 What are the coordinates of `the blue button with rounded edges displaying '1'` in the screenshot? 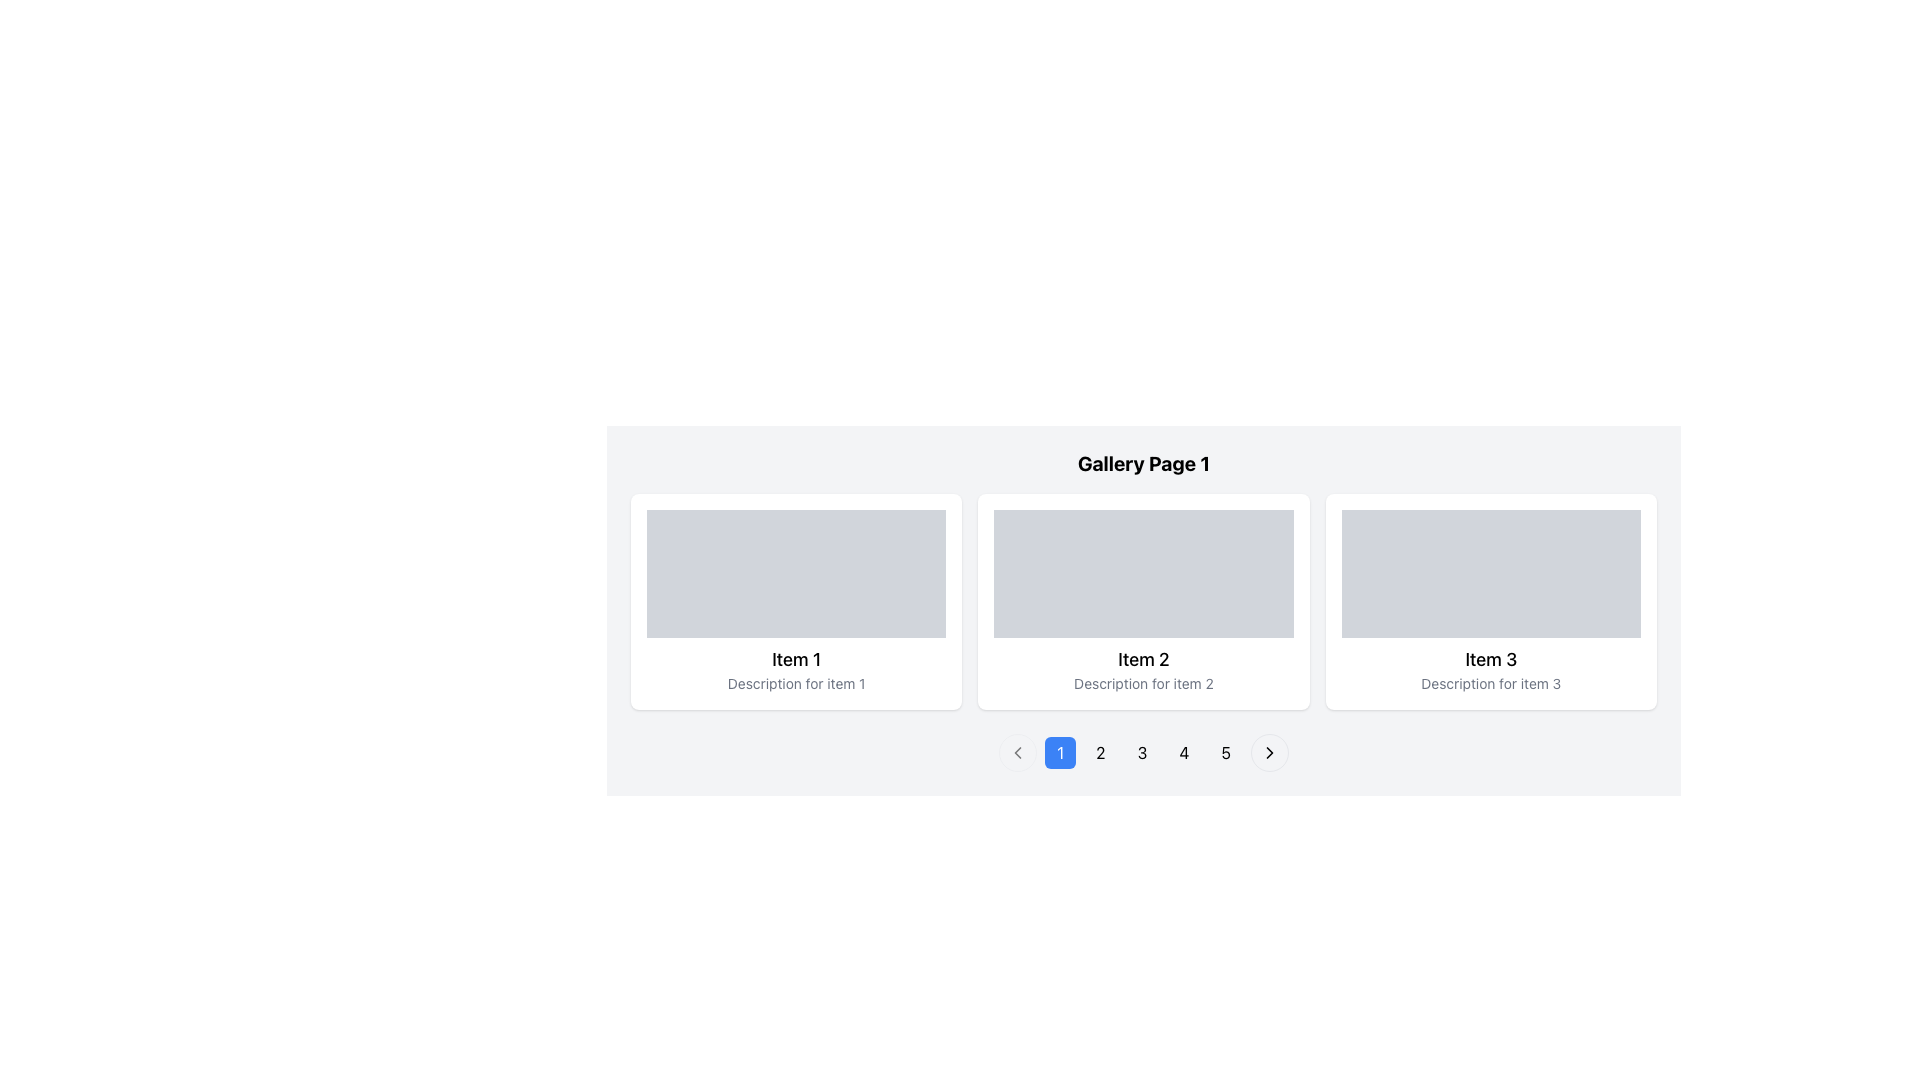 It's located at (1059, 752).